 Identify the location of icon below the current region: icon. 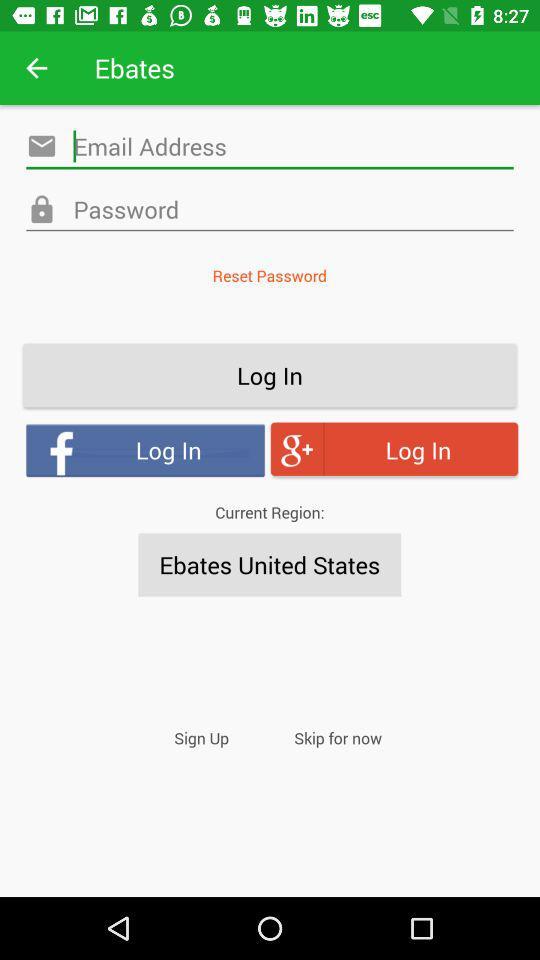
(269, 565).